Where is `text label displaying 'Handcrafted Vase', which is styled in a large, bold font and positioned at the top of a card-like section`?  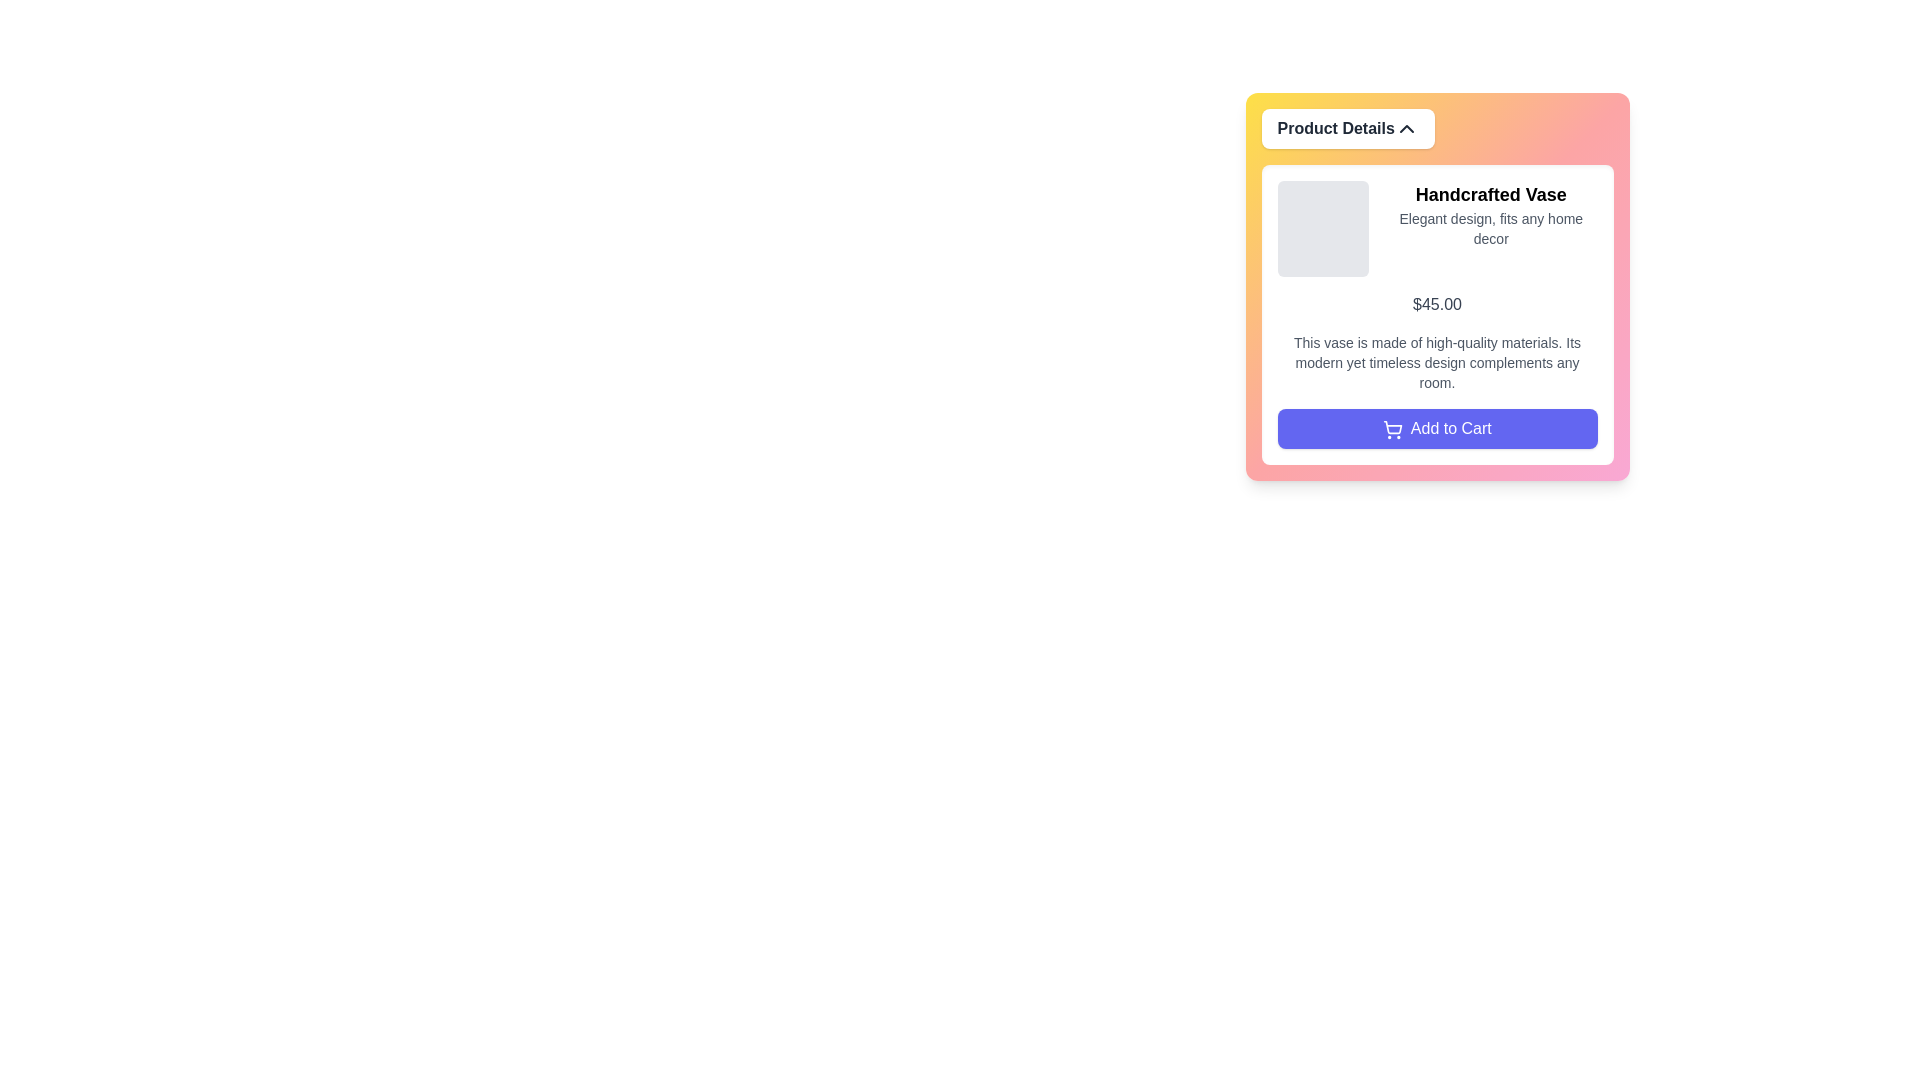
text label displaying 'Handcrafted Vase', which is styled in a large, bold font and positioned at the top of a card-like section is located at coordinates (1491, 195).